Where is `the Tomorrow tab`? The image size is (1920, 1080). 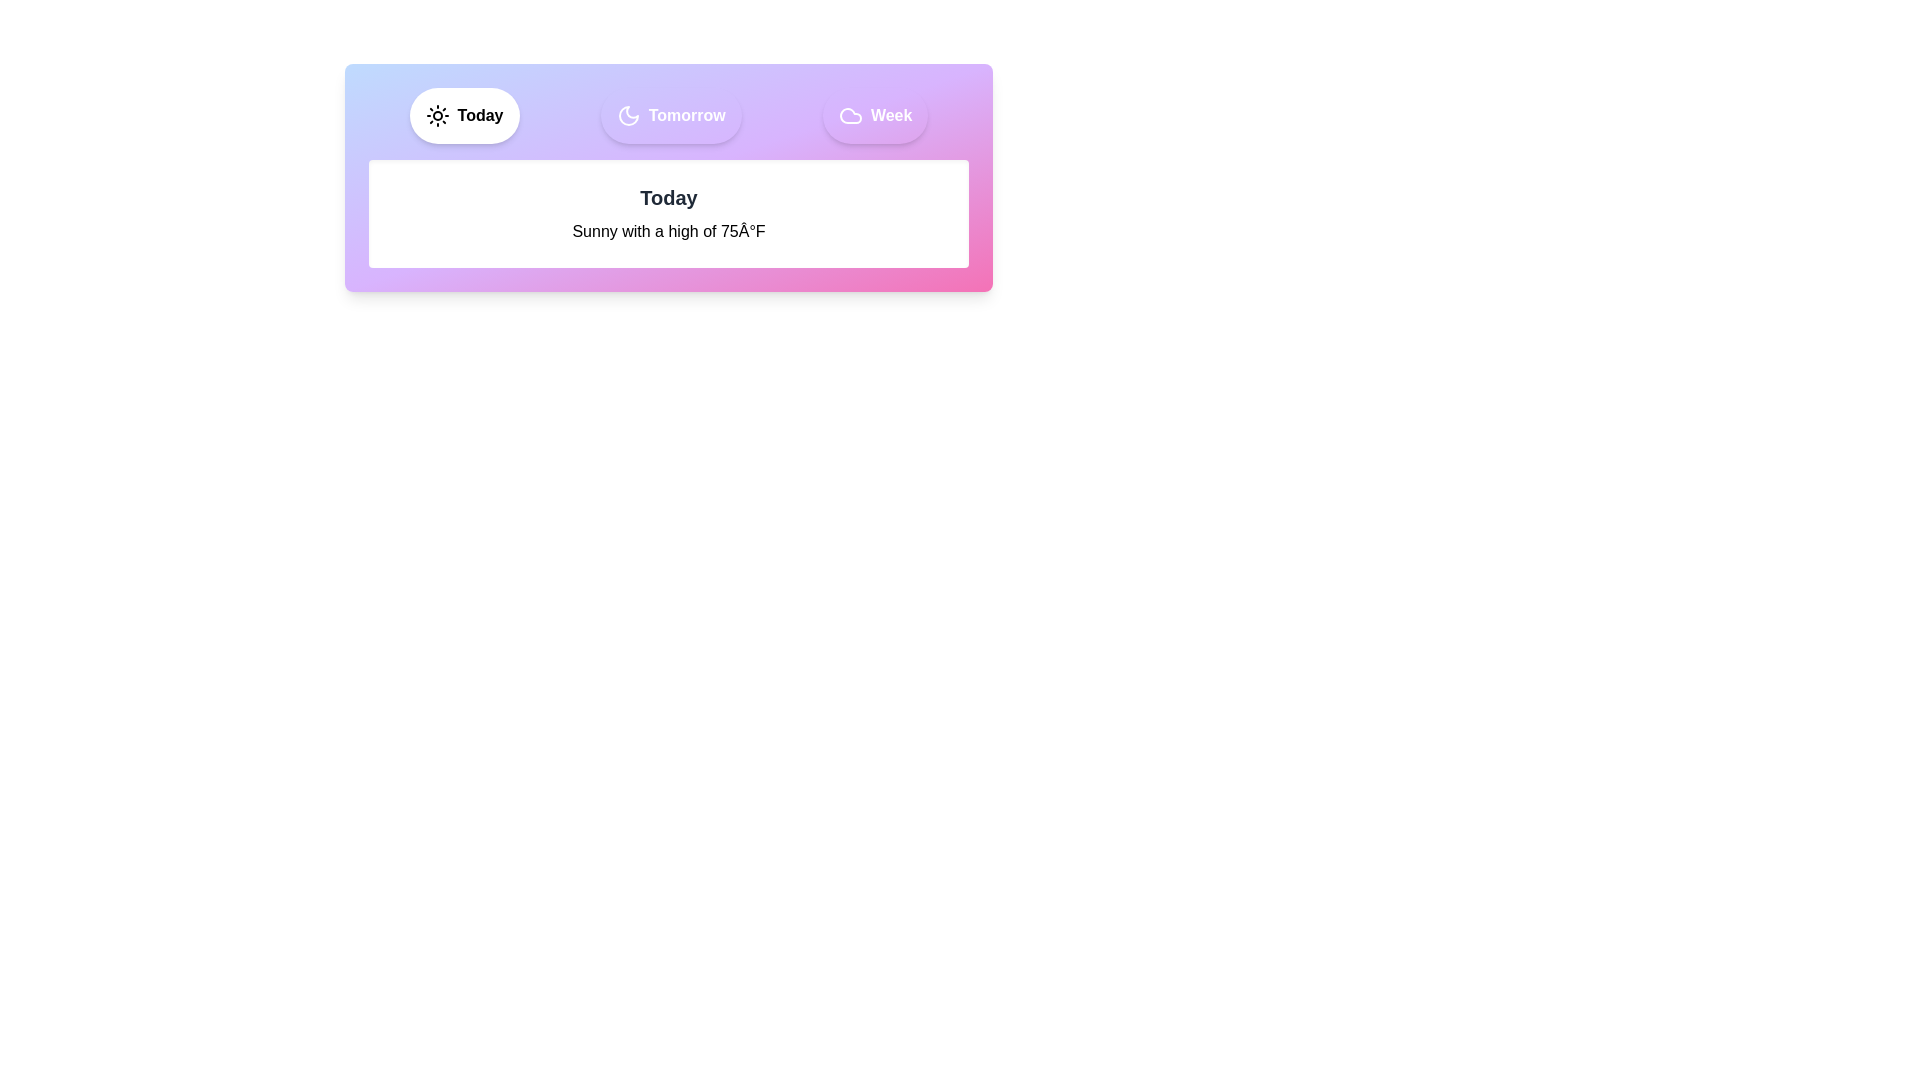 the Tomorrow tab is located at coordinates (671, 115).